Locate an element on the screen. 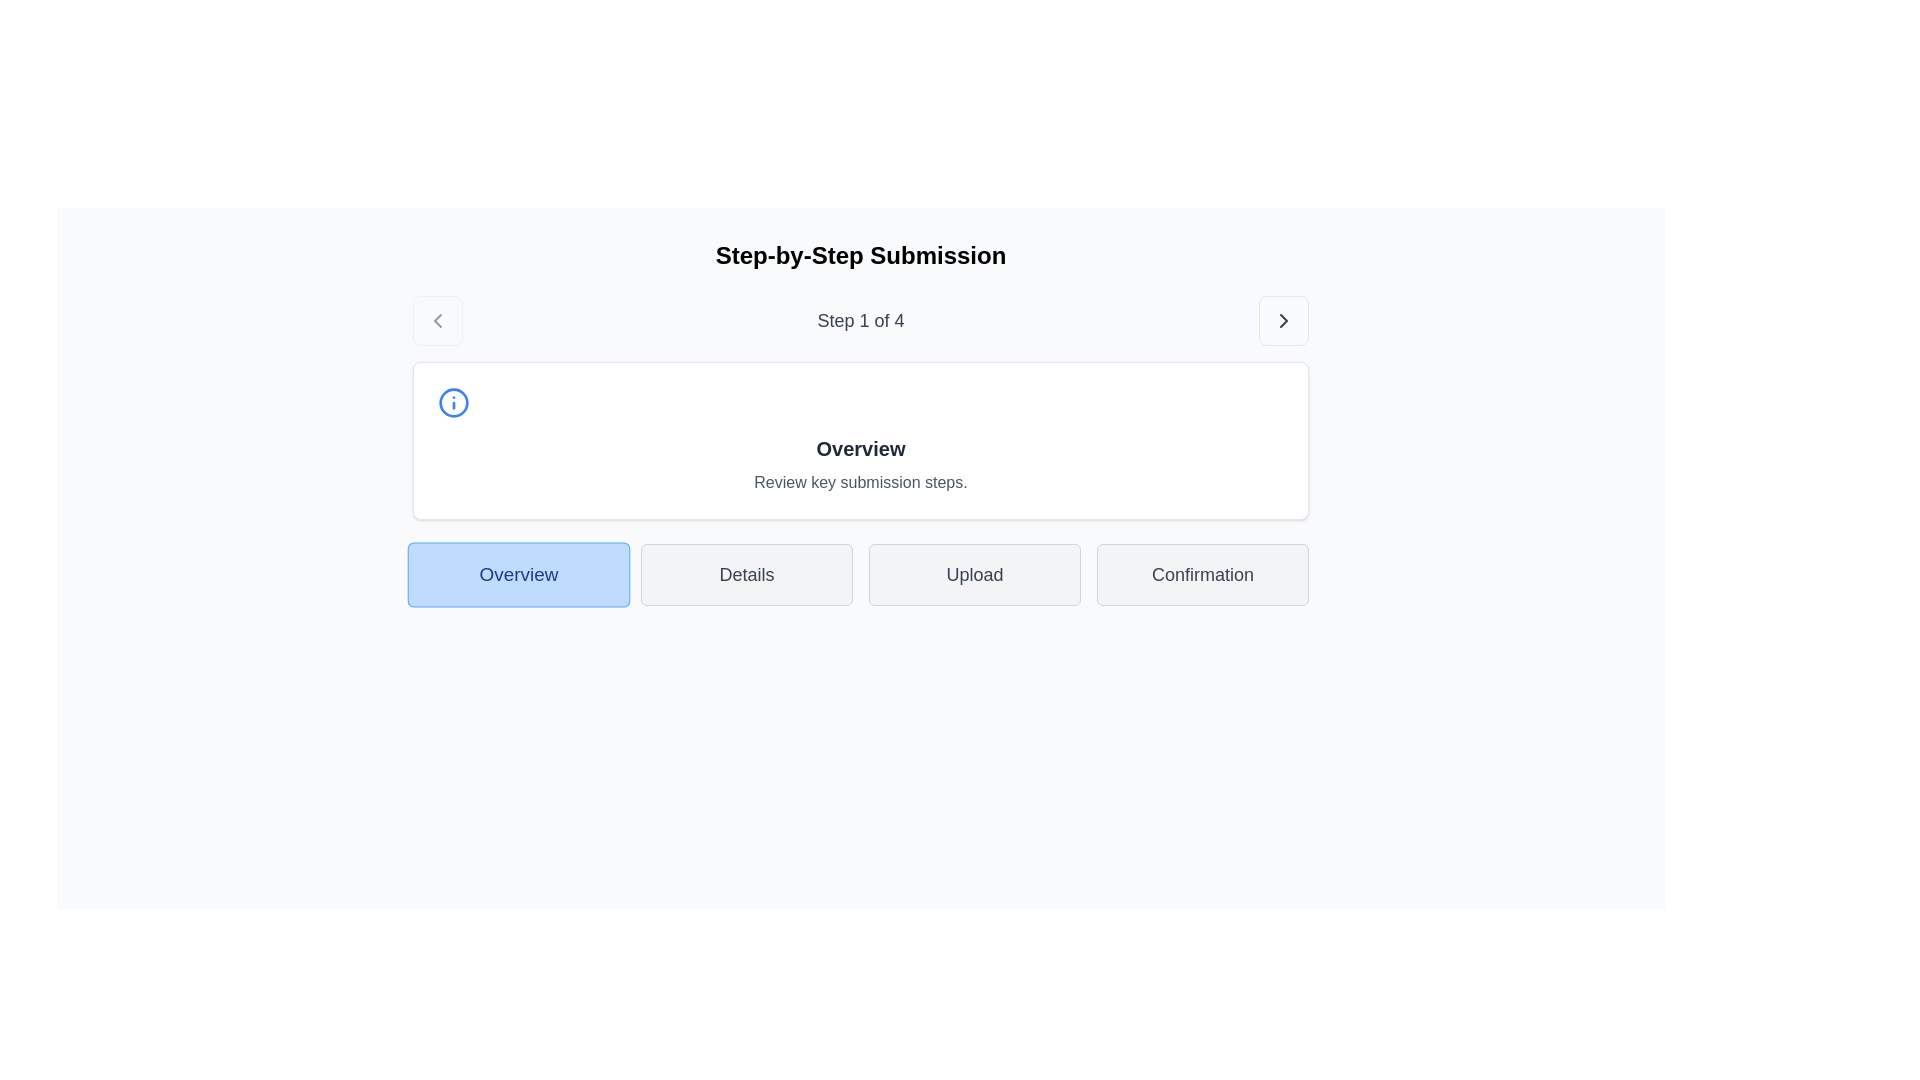 The width and height of the screenshot is (1920, 1080). the chevron icon located in a button-like area near the top-right corner of the layout is located at coordinates (1283, 319).